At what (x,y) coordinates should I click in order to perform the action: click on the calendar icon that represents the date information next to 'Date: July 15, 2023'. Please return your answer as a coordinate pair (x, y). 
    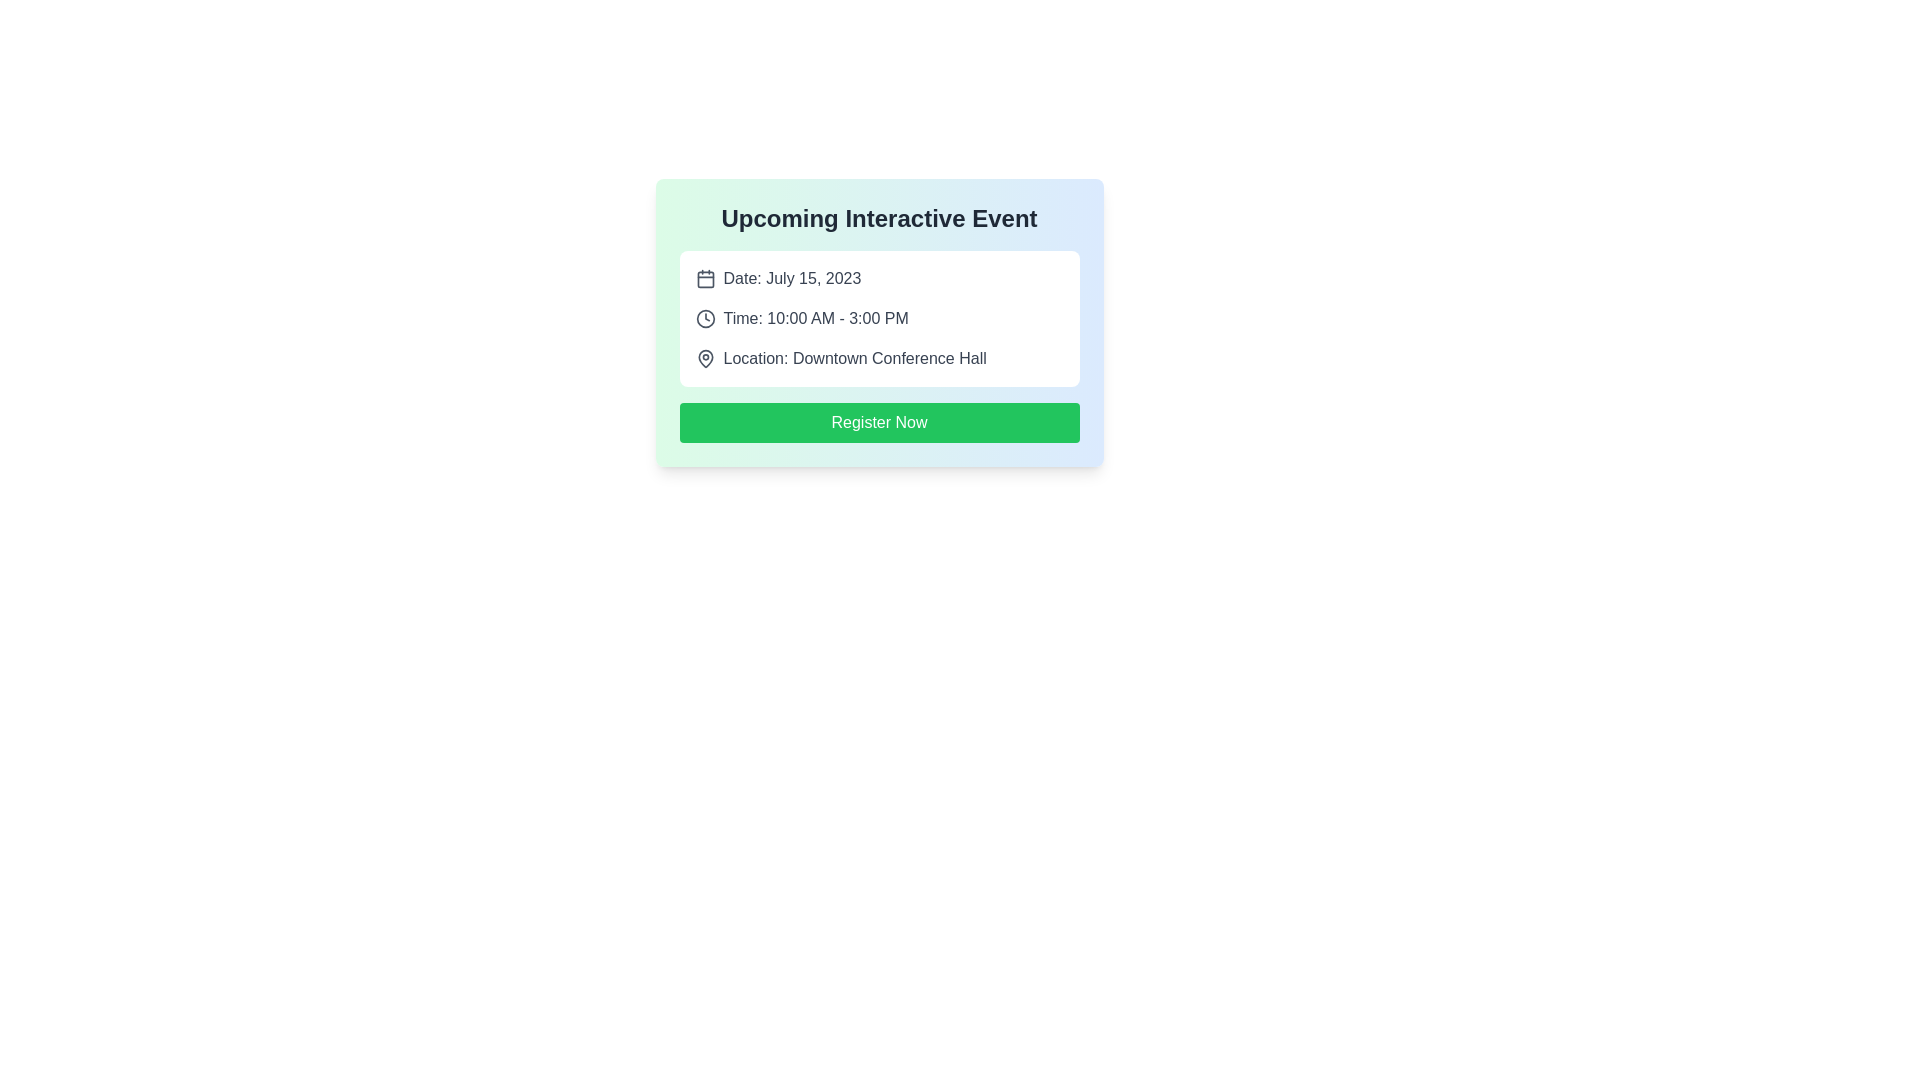
    Looking at the image, I should click on (705, 278).